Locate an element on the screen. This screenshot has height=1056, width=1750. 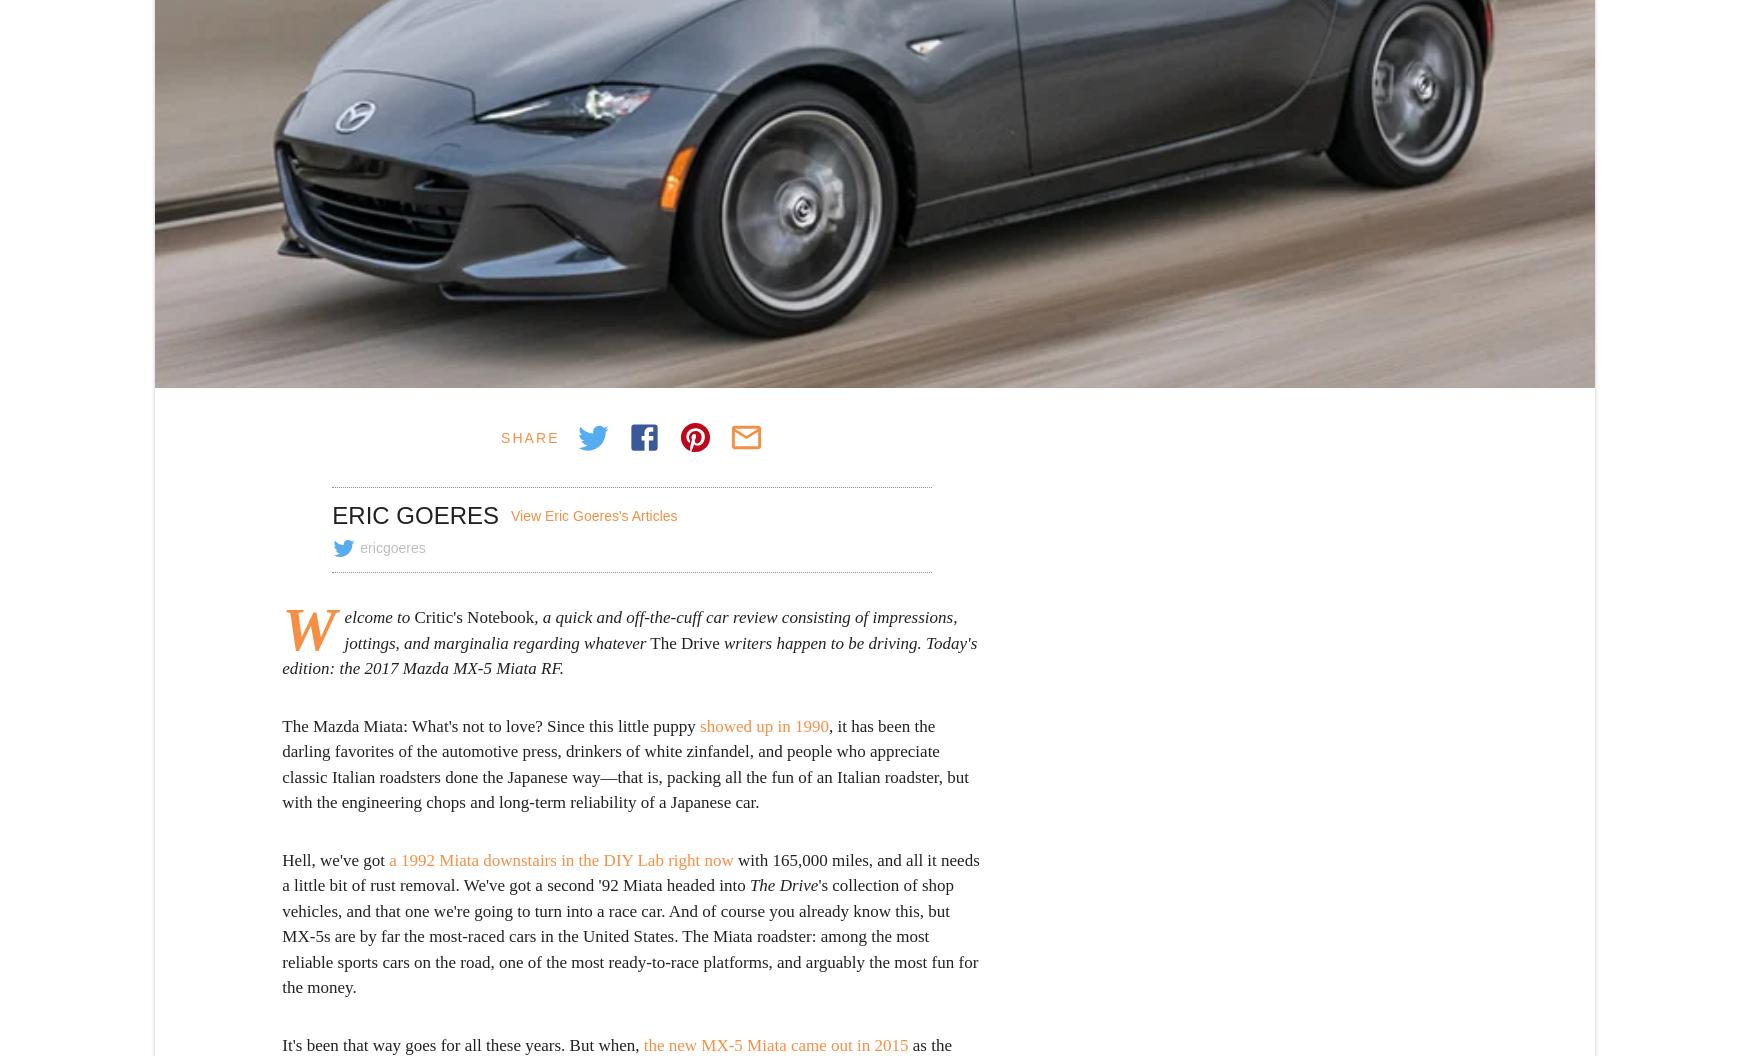
'It's been that way goes for all these years. But when,' is located at coordinates (462, 1043).